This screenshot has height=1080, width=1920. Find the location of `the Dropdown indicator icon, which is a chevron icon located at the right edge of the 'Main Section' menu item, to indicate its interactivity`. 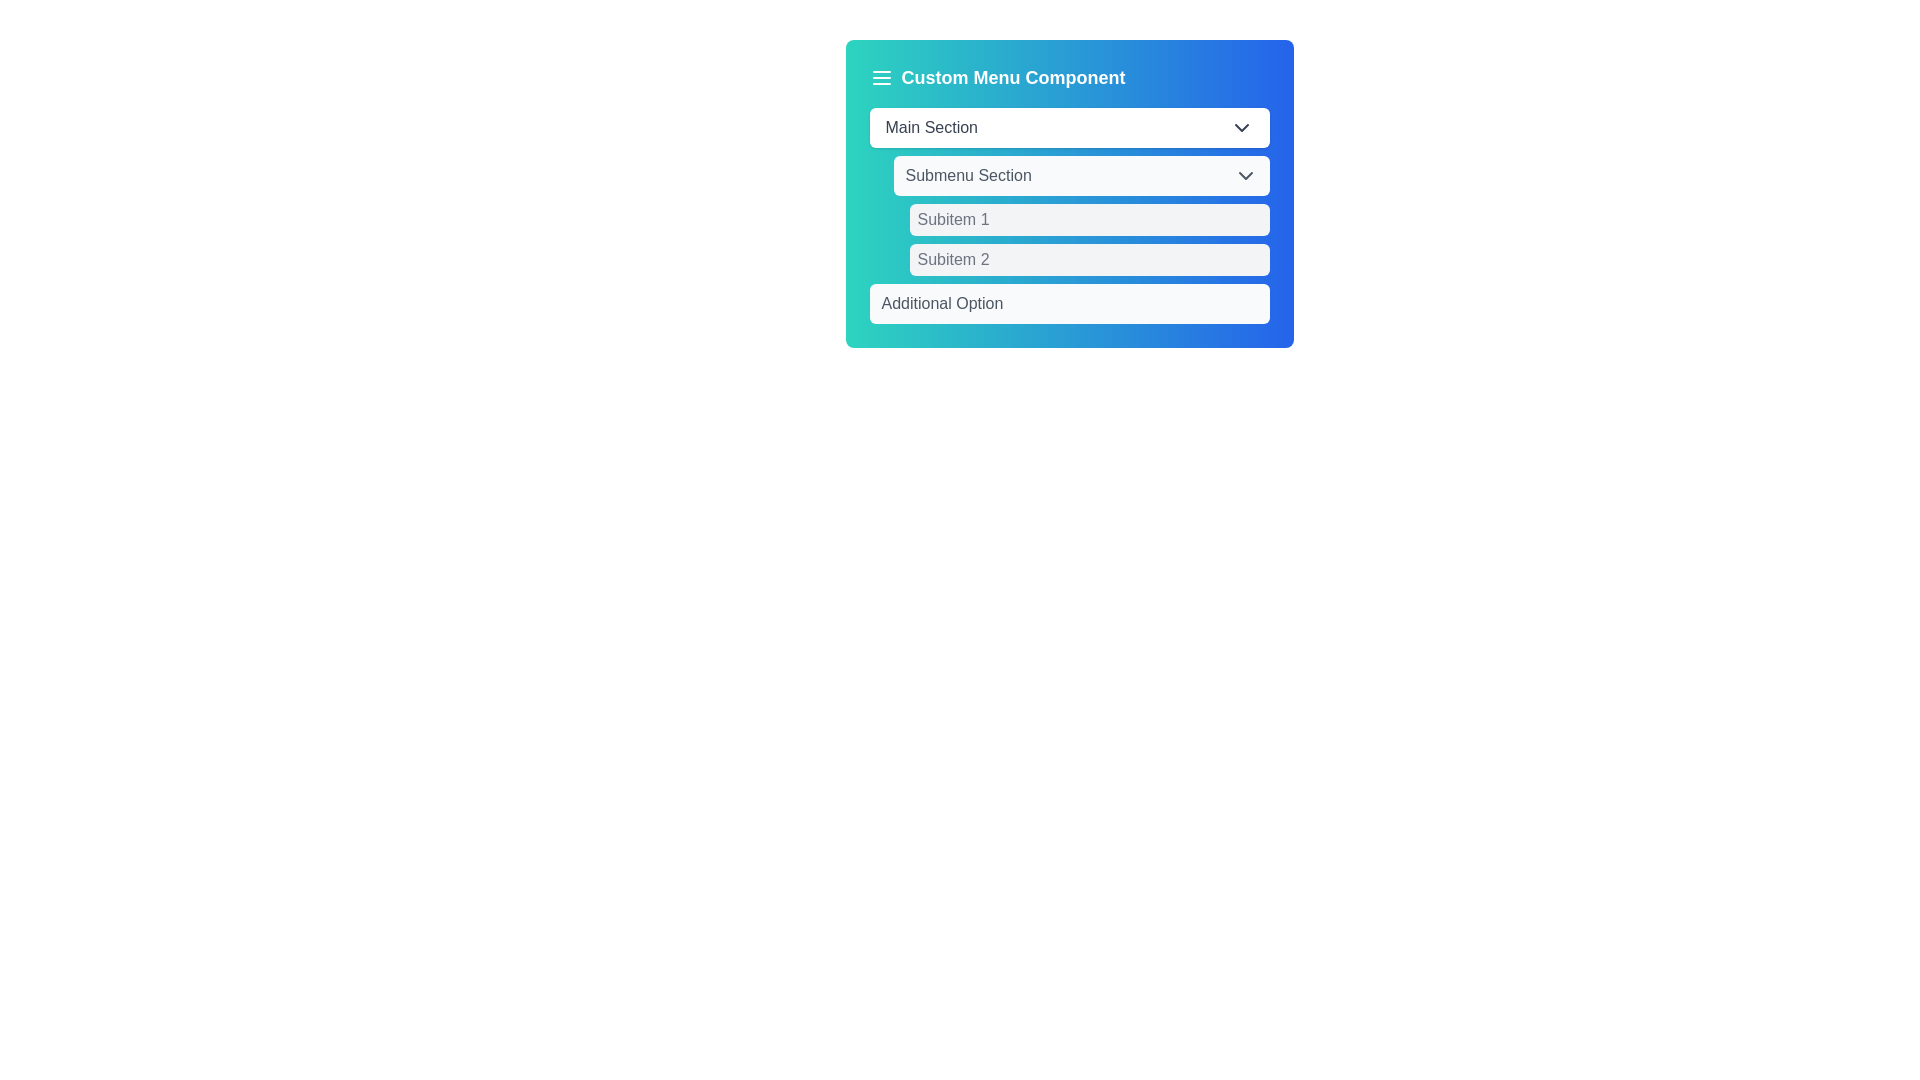

the Dropdown indicator icon, which is a chevron icon located at the right edge of the 'Main Section' menu item, to indicate its interactivity is located at coordinates (1240, 127).